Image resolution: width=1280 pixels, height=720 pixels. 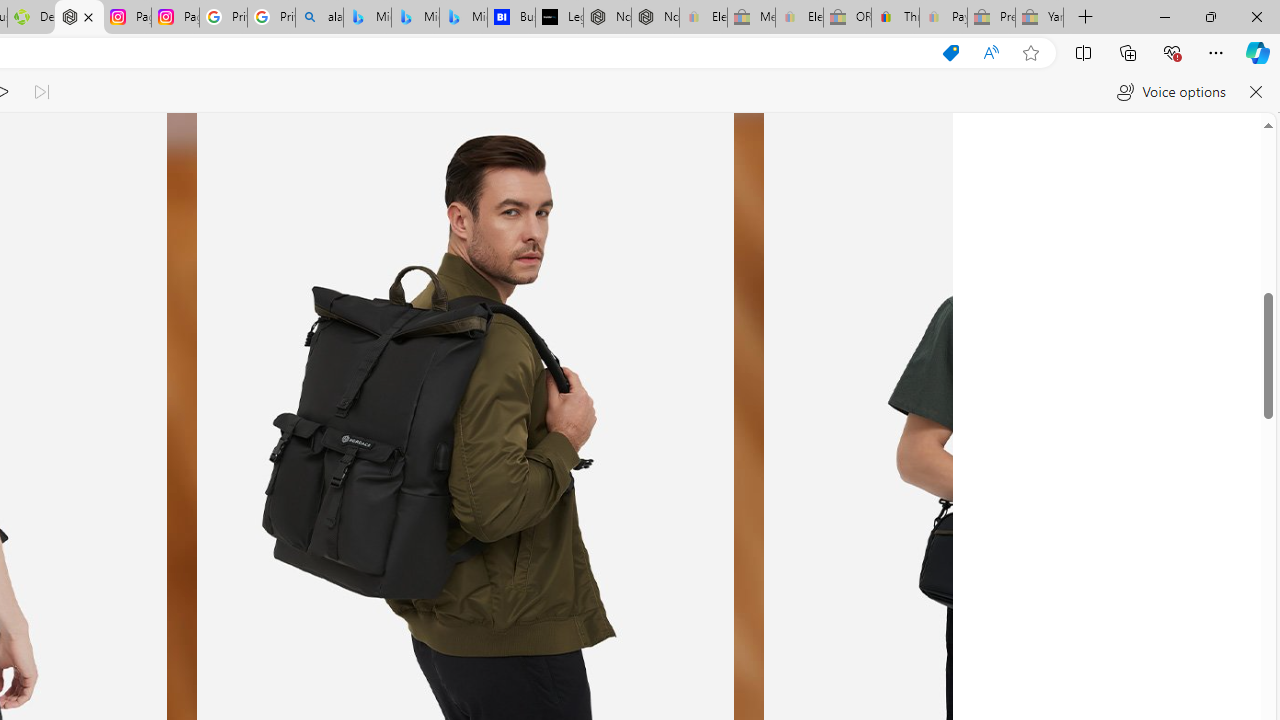 What do you see at coordinates (1257, 51) in the screenshot?
I see `'Copilot (Ctrl+Shift+.)'` at bounding box center [1257, 51].